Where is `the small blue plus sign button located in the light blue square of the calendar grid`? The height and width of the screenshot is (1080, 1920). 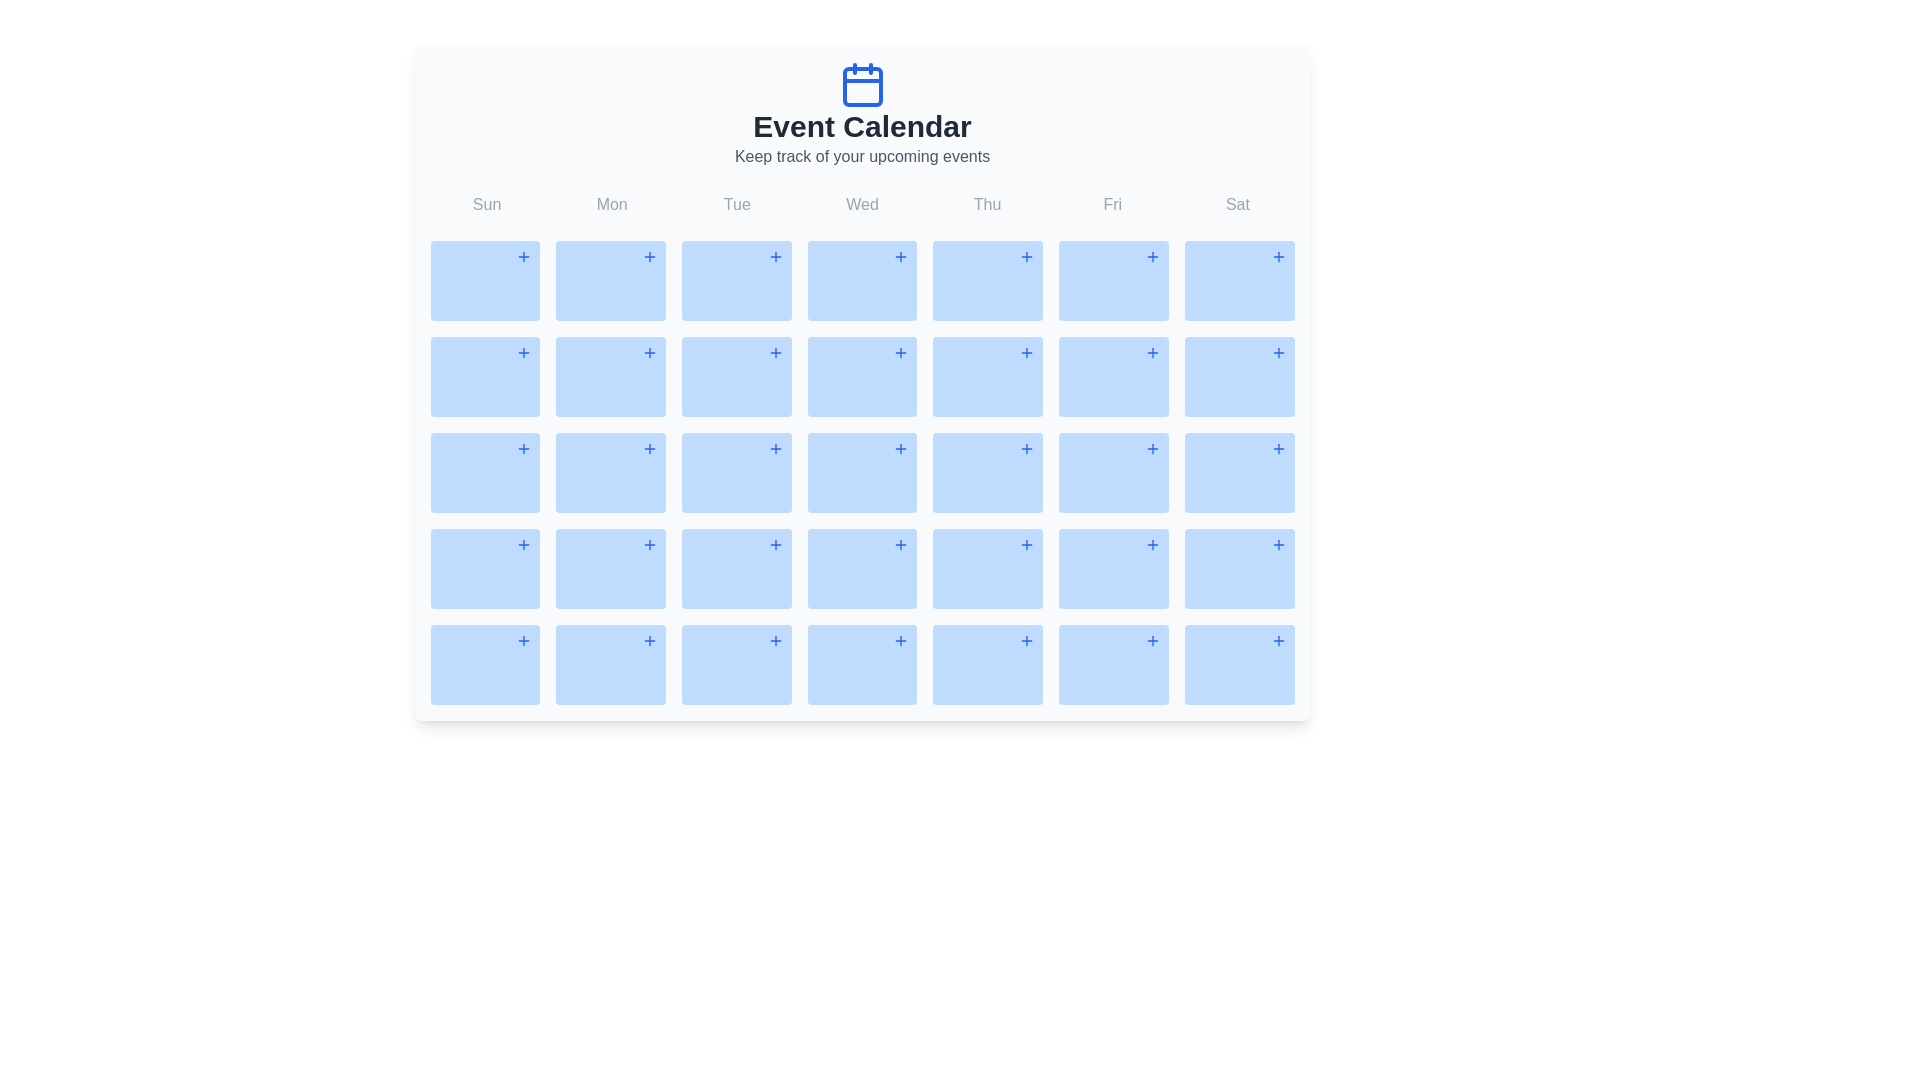
the small blue plus sign button located in the light blue square of the calendar grid is located at coordinates (524, 352).